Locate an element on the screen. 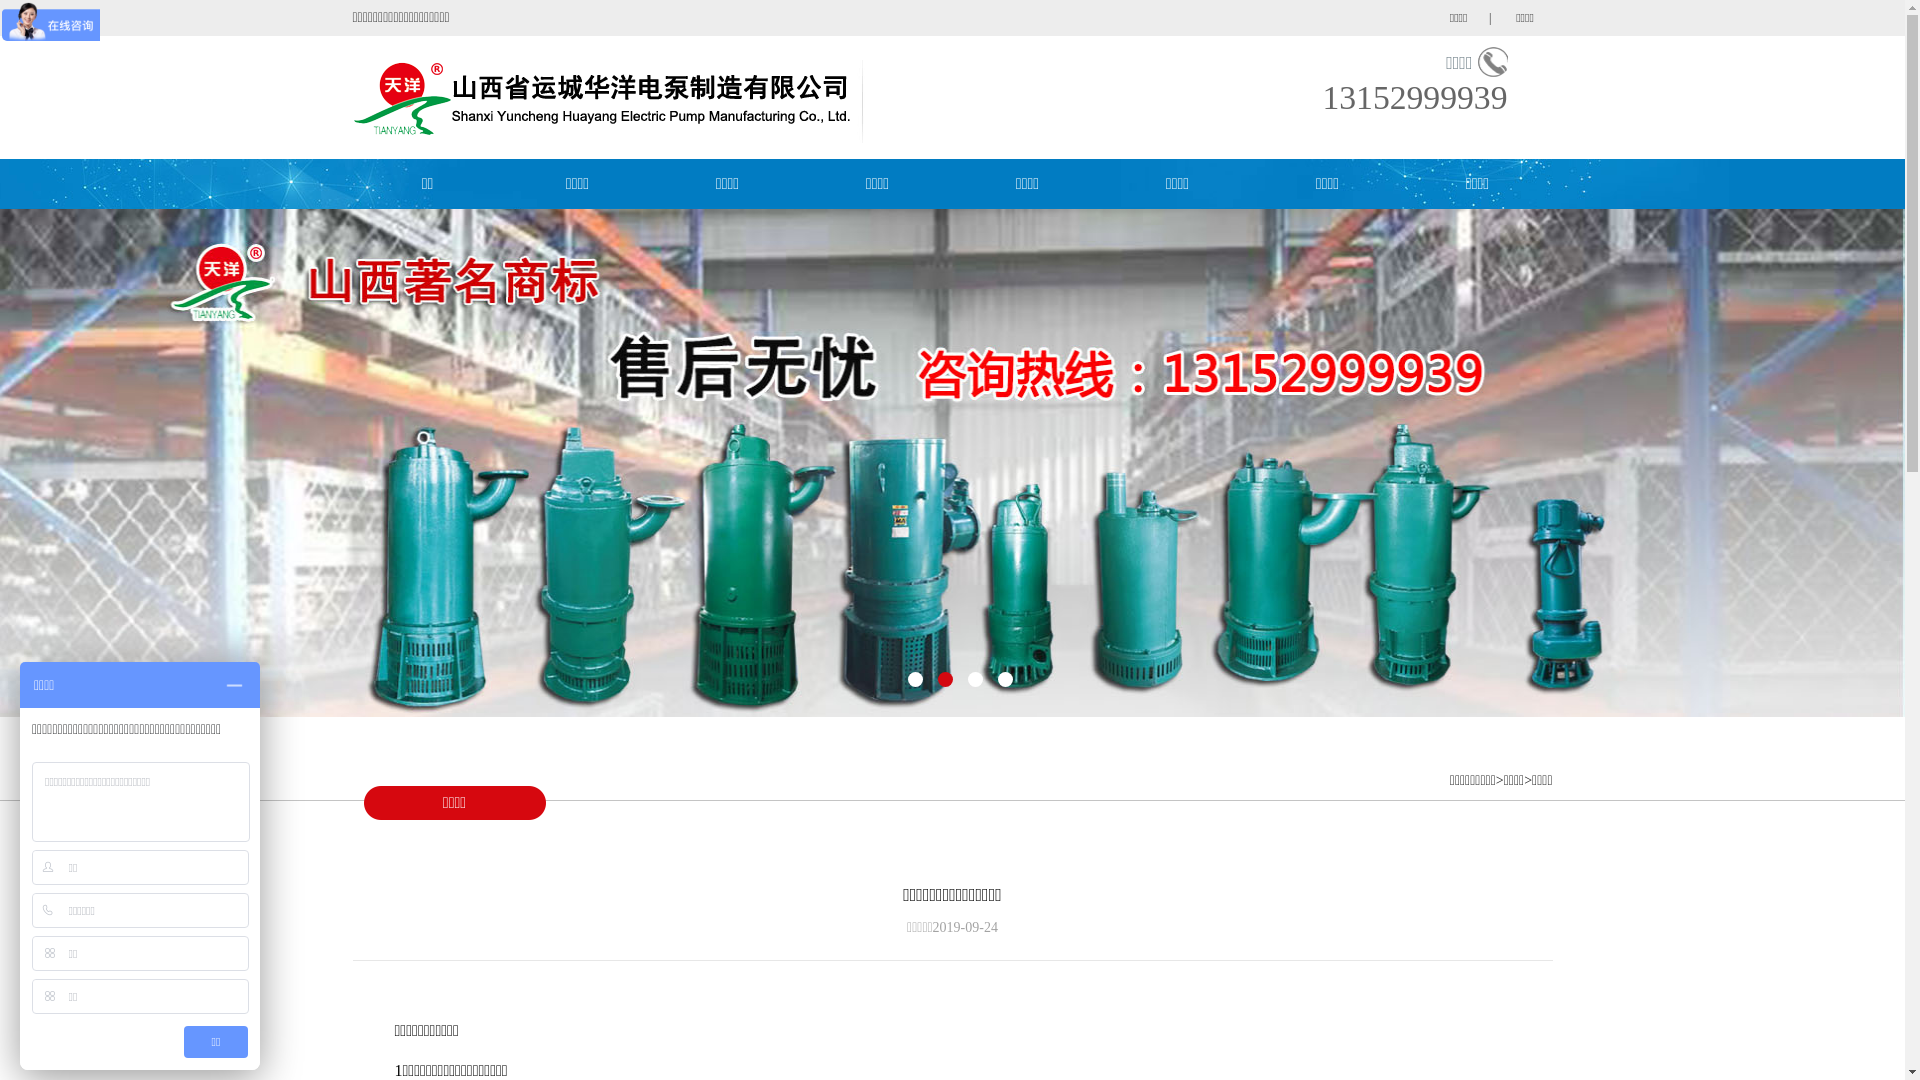 The height and width of the screenshot is (1080, 1920). '3' is located at coordinates (975, 678).